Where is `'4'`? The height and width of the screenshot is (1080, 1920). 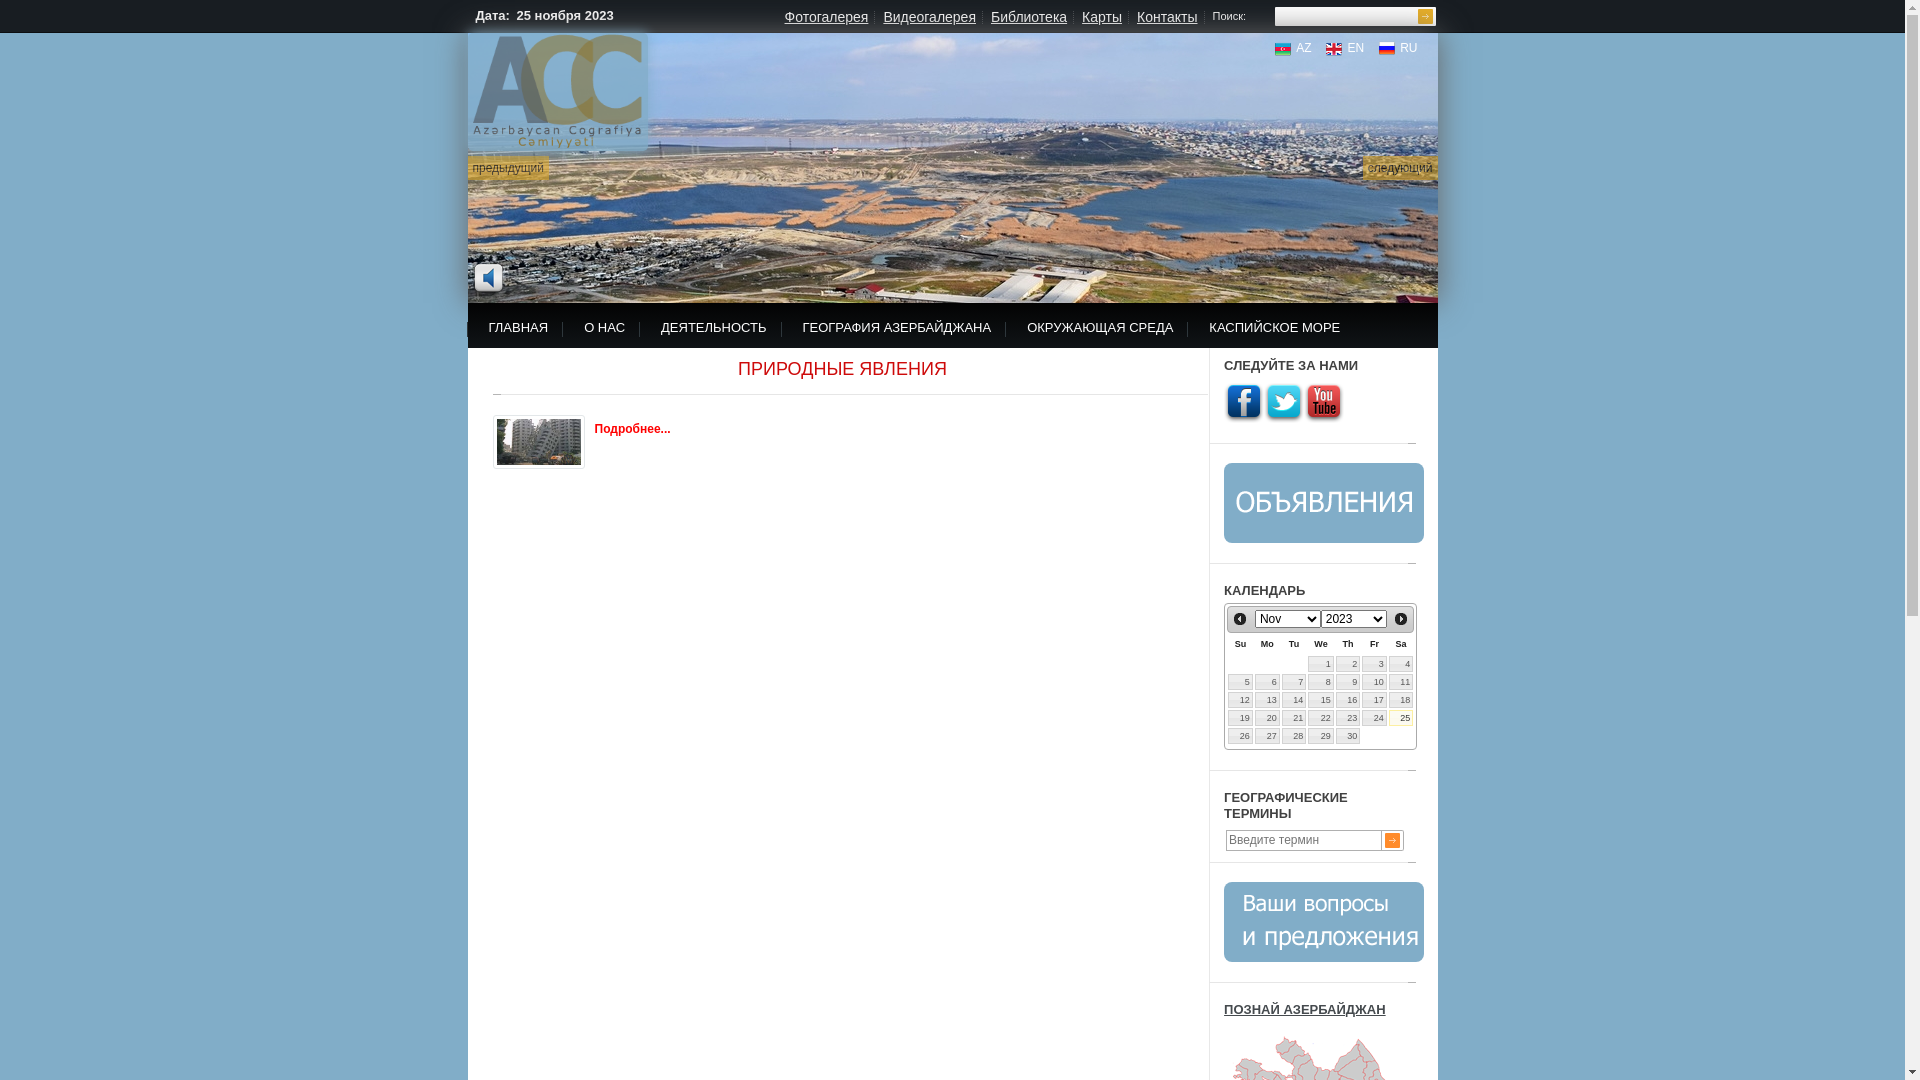
'4' is located at coordinates (1400, 663).